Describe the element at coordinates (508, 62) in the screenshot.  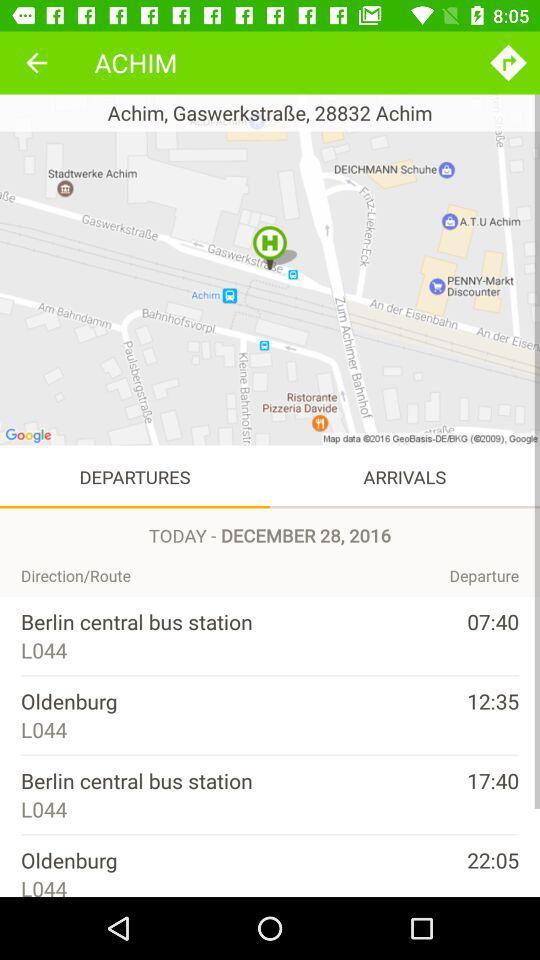
I see `icon to the right of achim icon` at that location.